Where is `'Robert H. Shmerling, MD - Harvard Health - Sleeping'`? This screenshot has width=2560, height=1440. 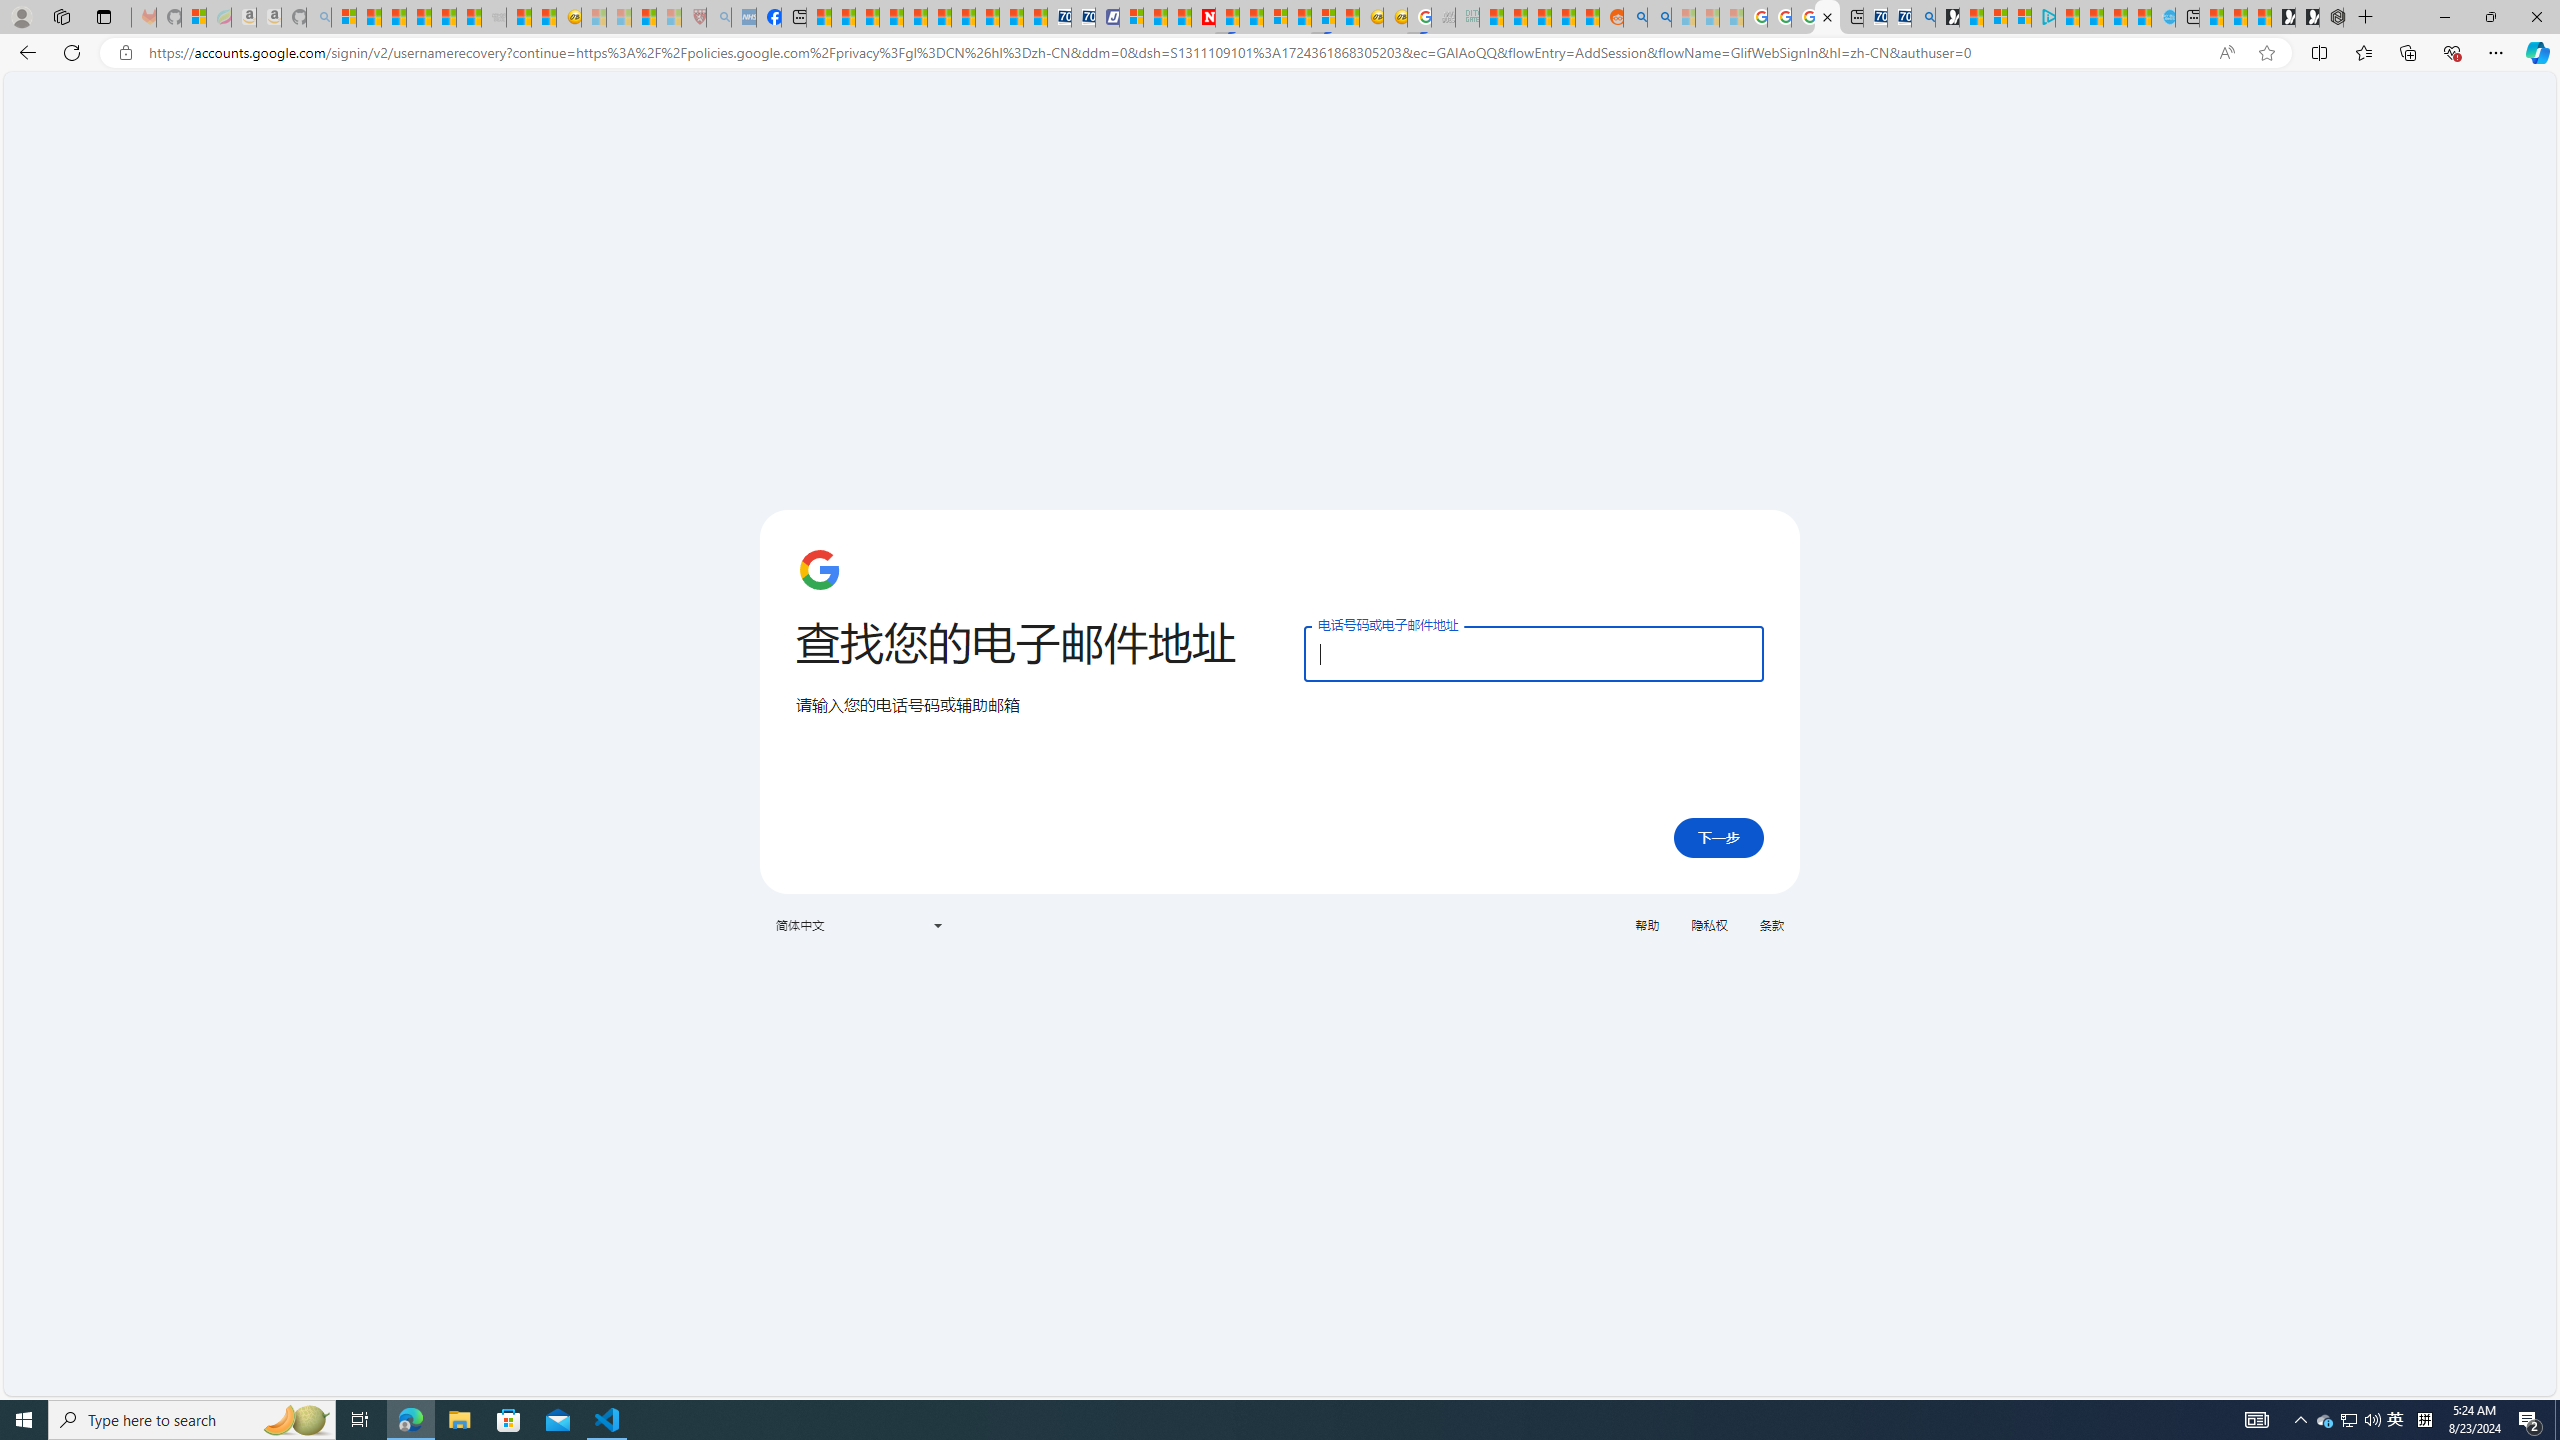
'Robert H. Shmerling, MD - Harvard Health - Sleeping' is located at coordinates (692, 16).